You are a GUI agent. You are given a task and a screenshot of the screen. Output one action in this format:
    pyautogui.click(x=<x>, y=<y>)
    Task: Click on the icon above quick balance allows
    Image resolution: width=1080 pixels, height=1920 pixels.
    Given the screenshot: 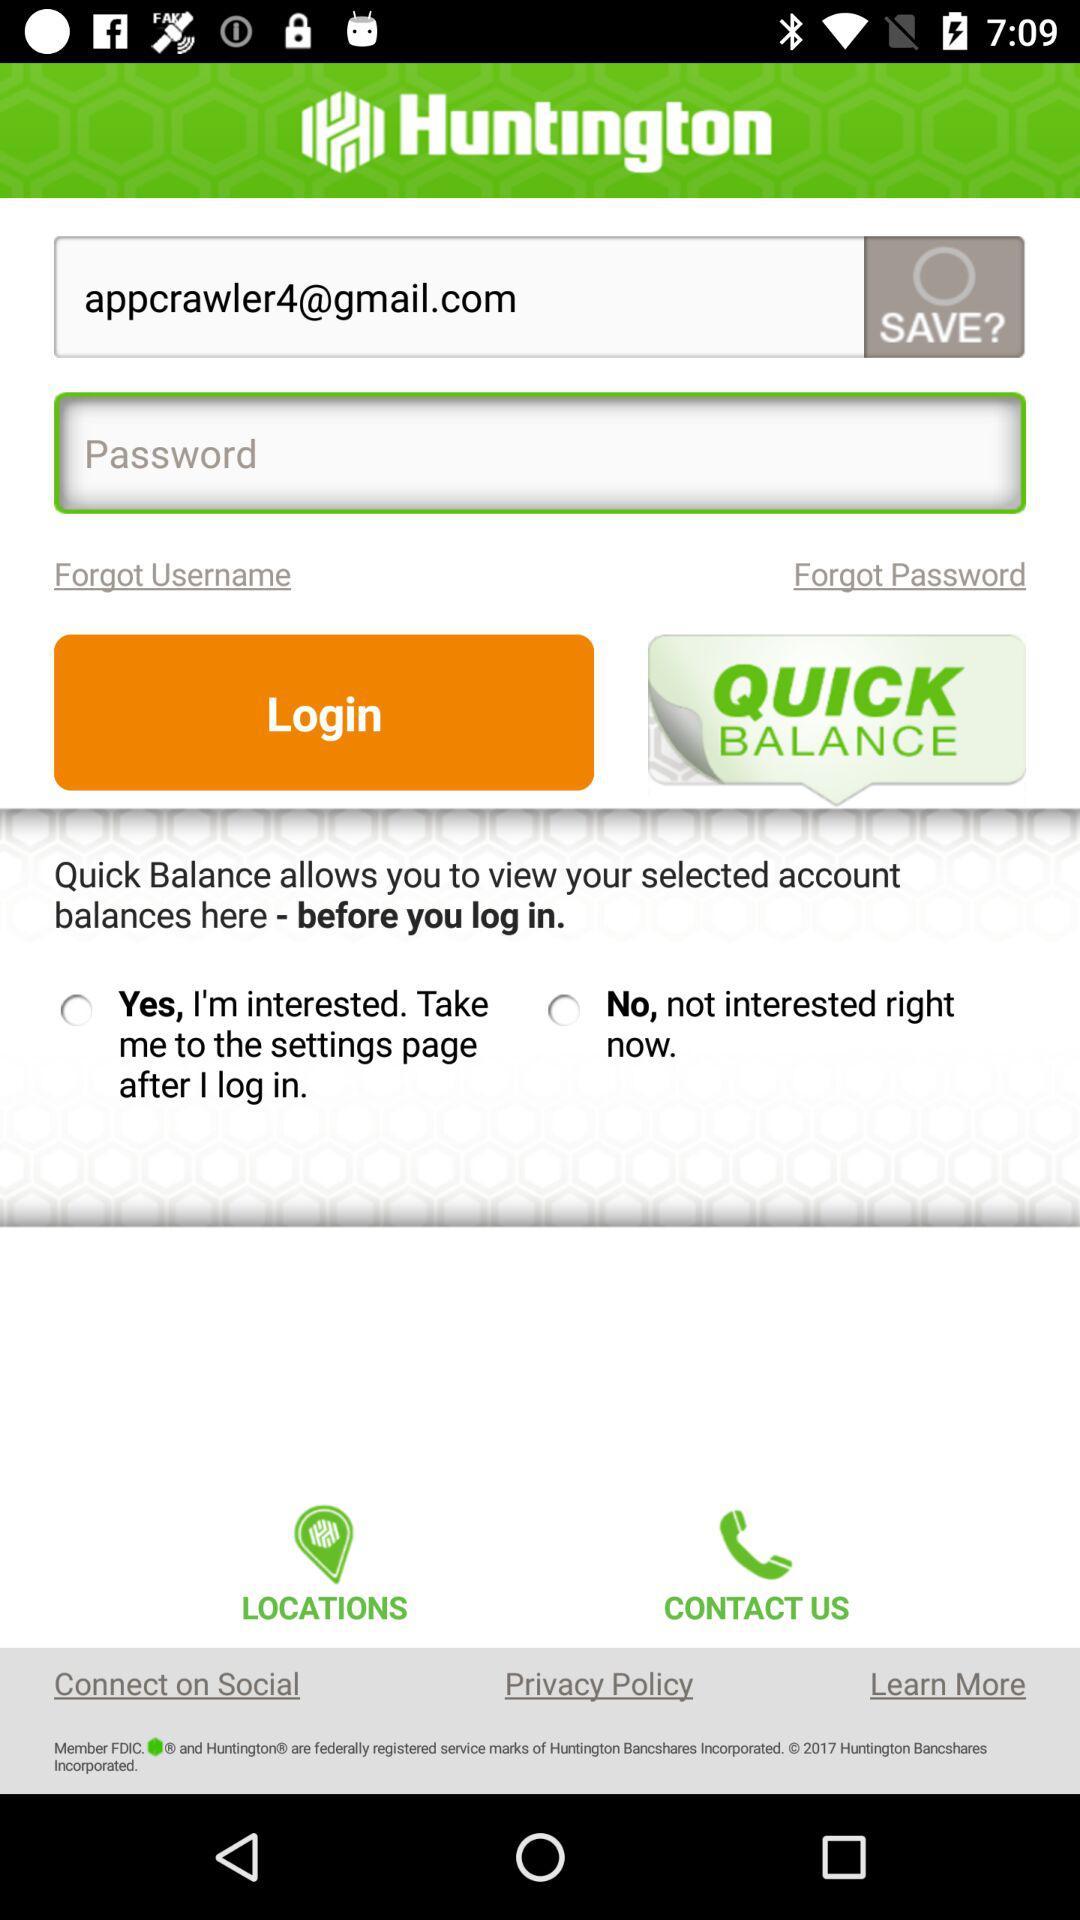 What is the action you would take?
    pyautogui.click(x=323, y=712)
    